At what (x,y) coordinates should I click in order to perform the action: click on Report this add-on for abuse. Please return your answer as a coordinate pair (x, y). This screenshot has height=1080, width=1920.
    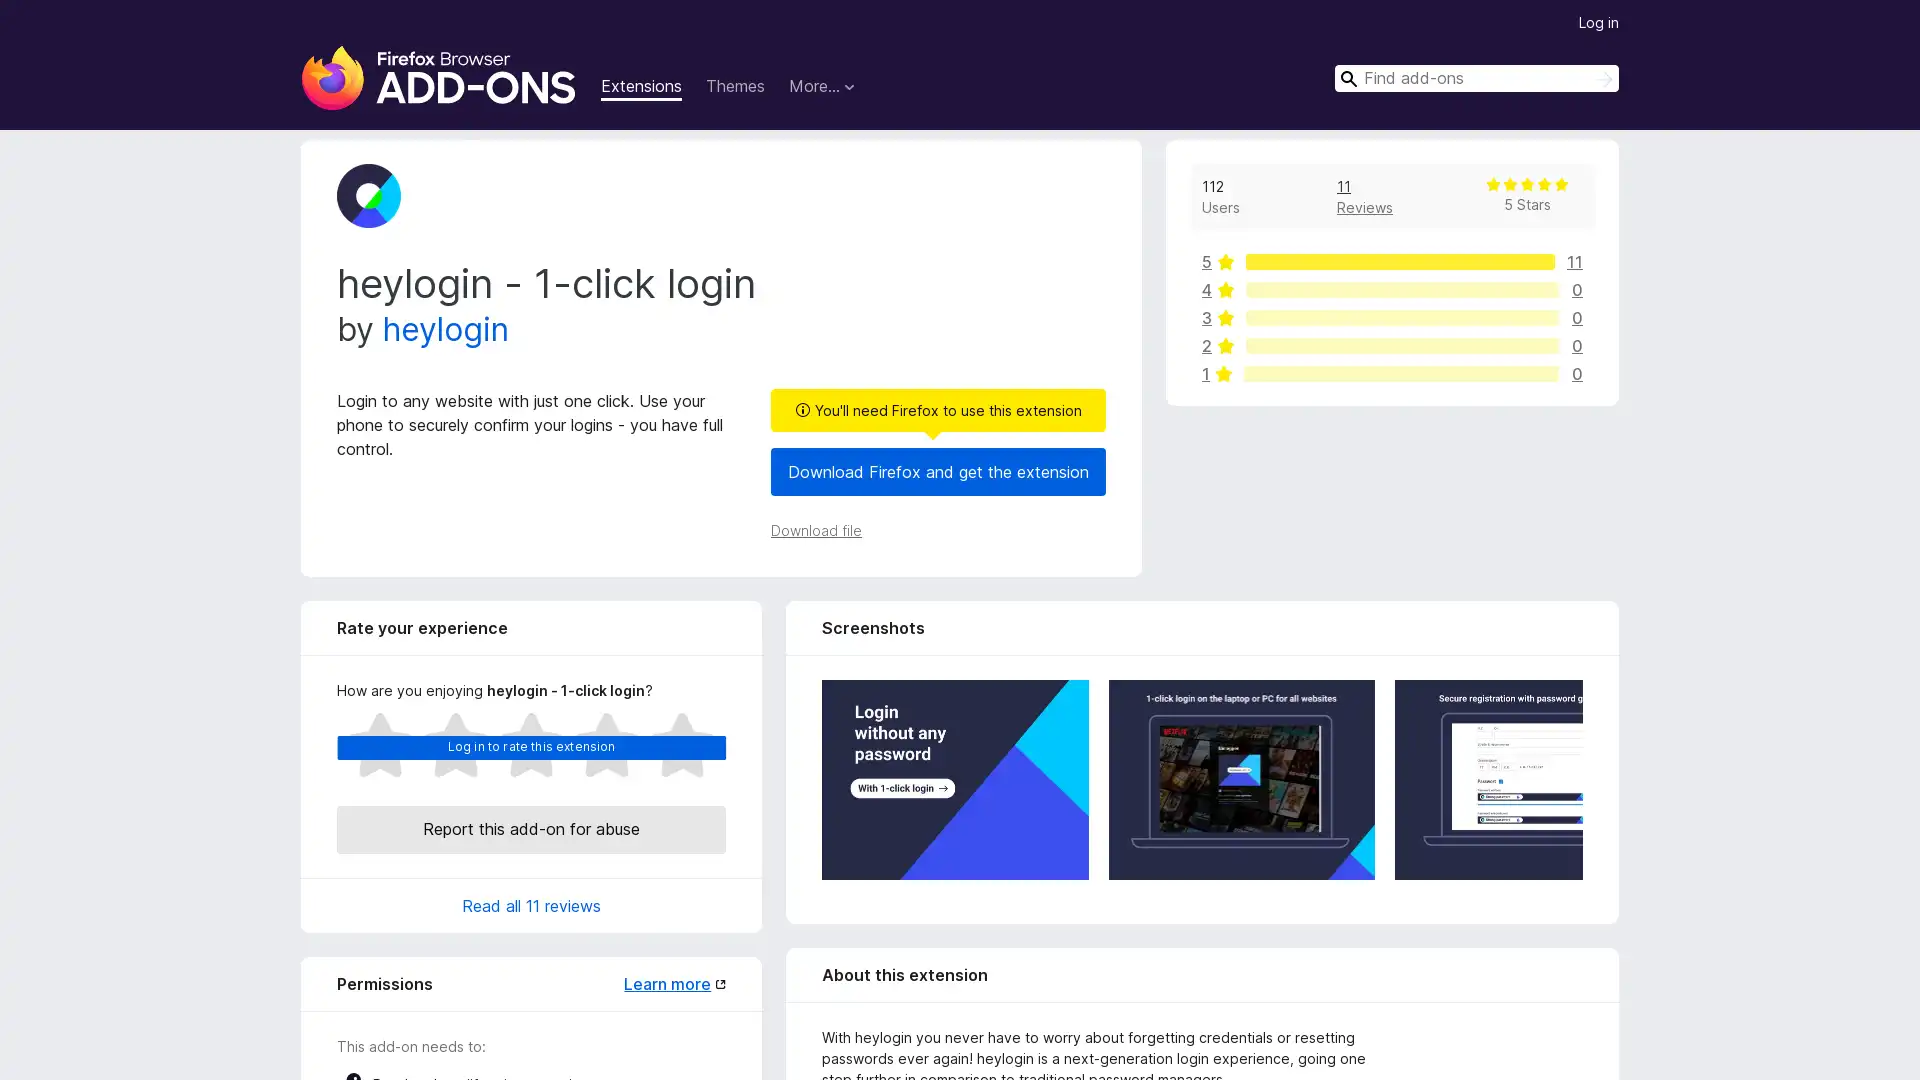
    Looking at the image, I should click on (531, 829).